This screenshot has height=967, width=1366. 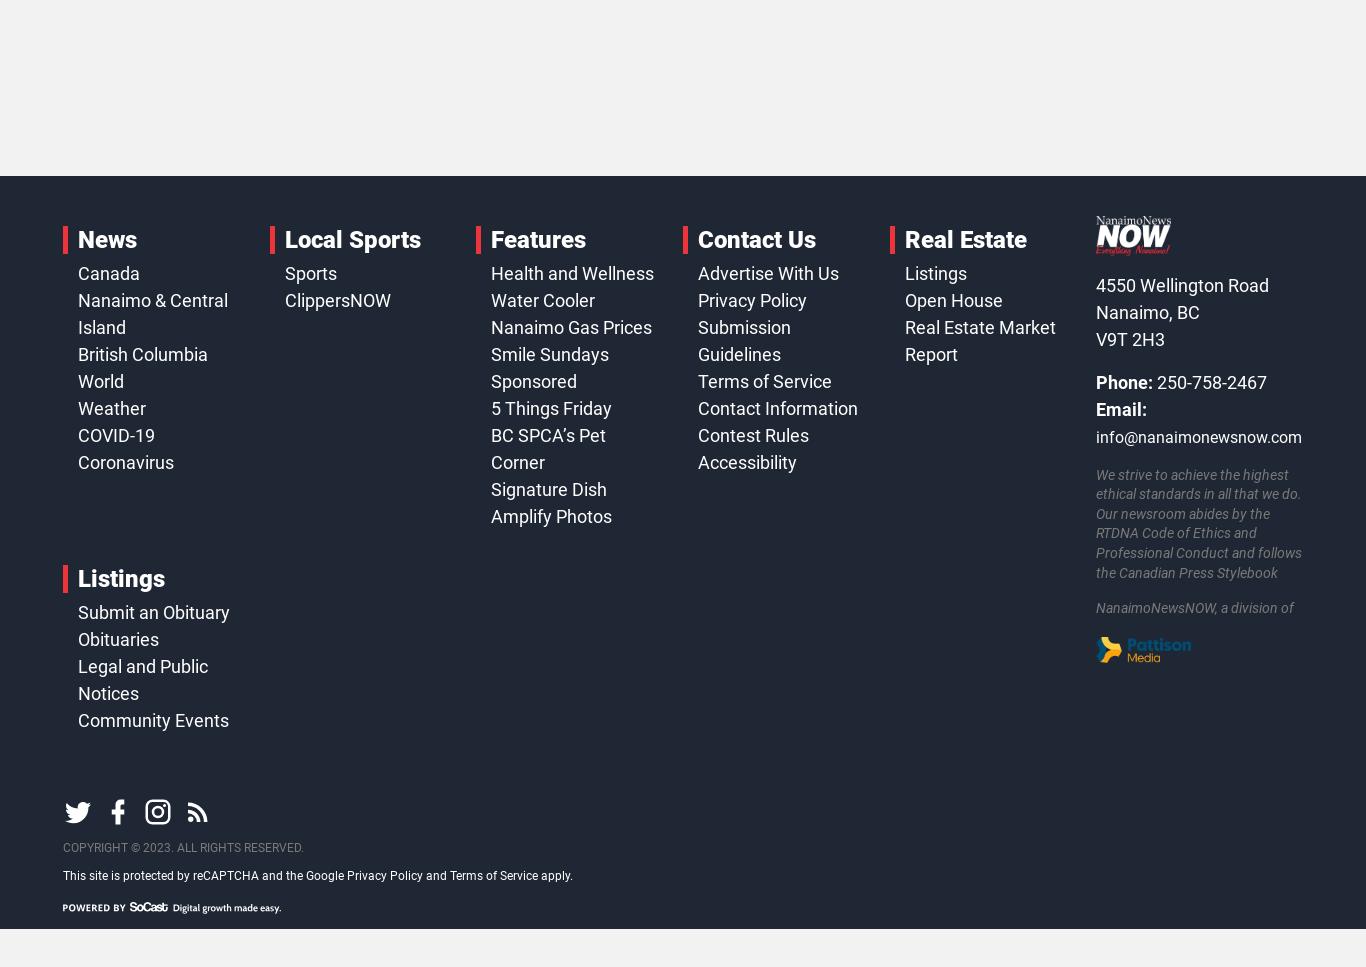 What do you see at coordinates (77, 380) in the screenshot?
I see `'World'` at bounding box center [77, 380].